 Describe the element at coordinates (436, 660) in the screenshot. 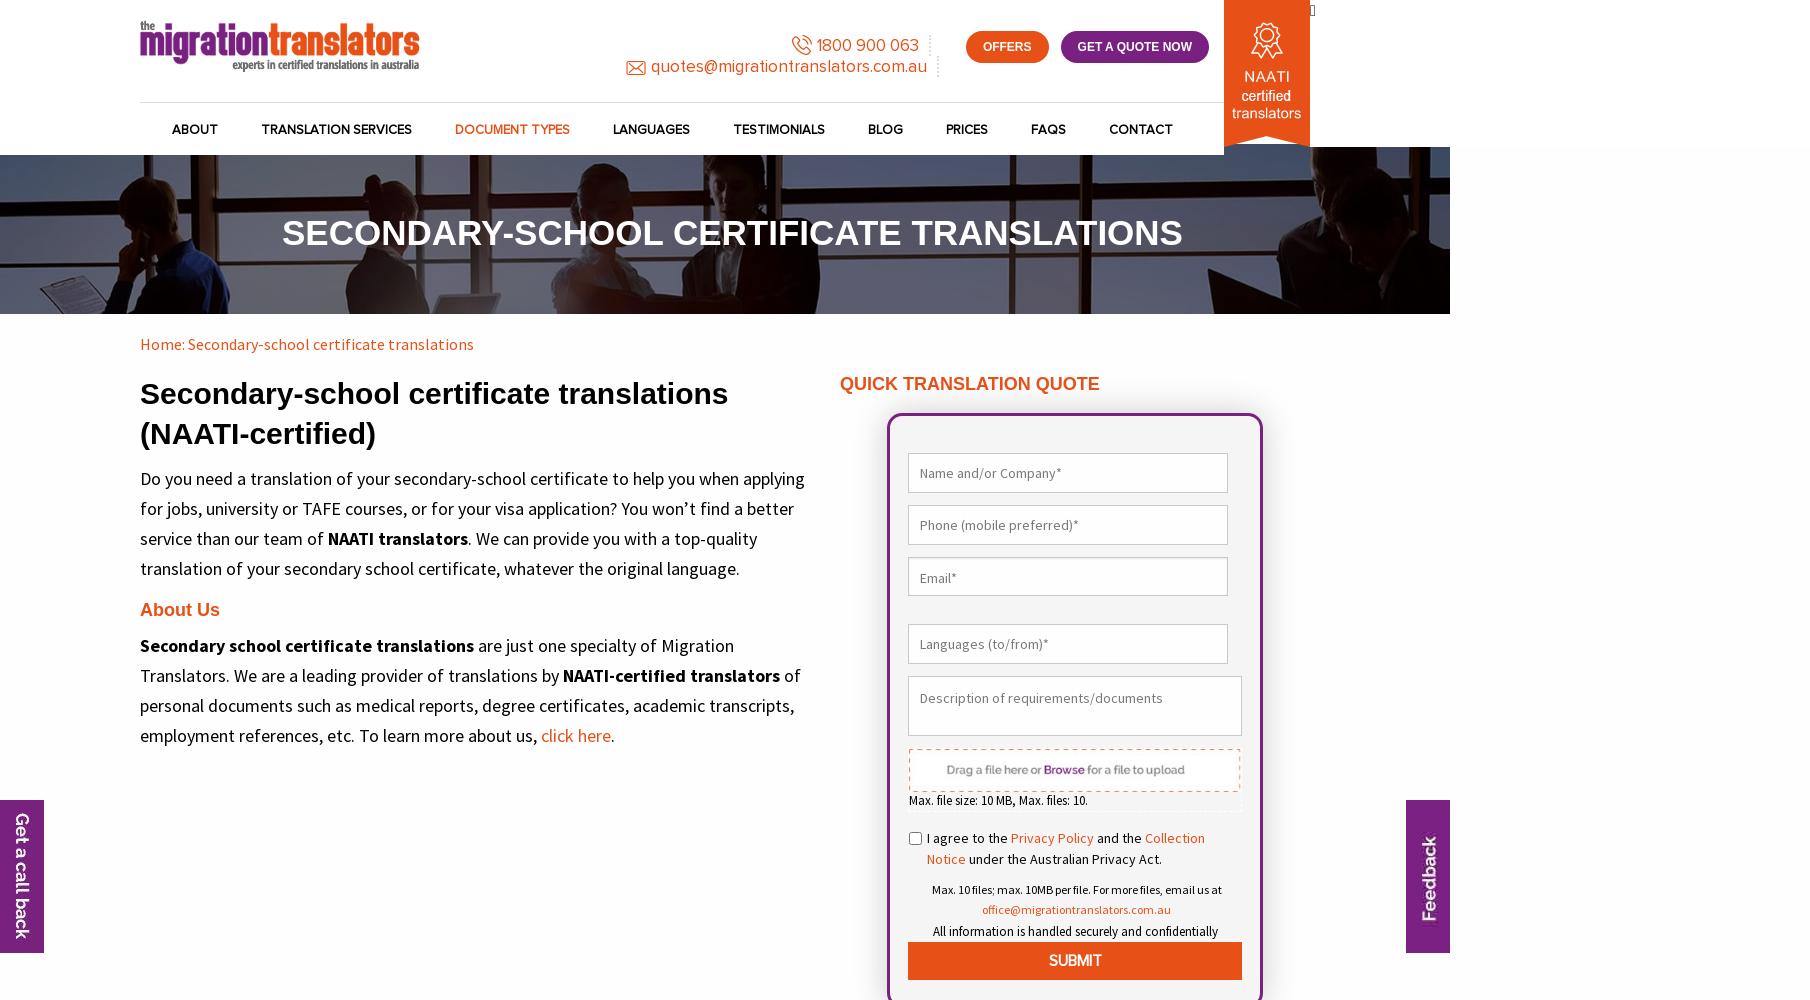

I see `'are just one specialty of Migration Translators. We are a leading provider of translations by'` at that location.